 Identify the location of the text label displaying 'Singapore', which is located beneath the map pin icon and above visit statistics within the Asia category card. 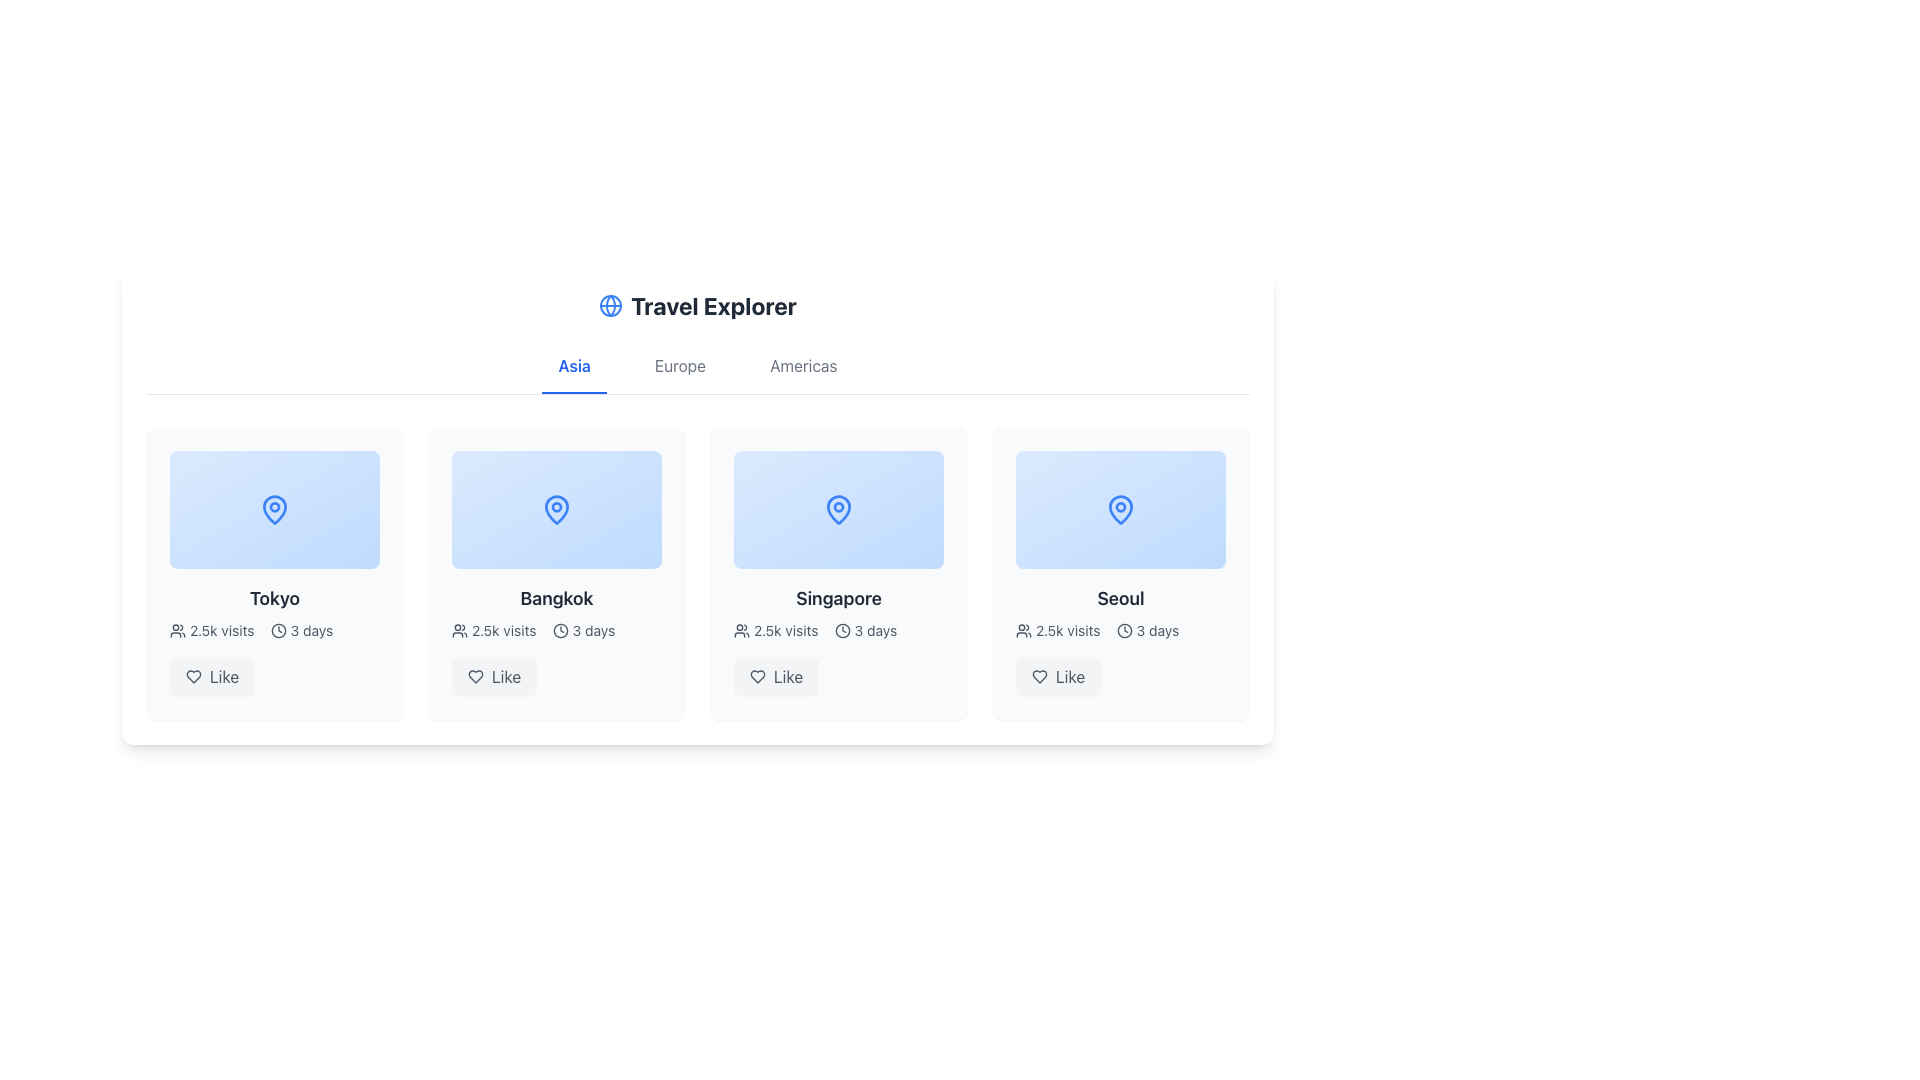
(839, 597).